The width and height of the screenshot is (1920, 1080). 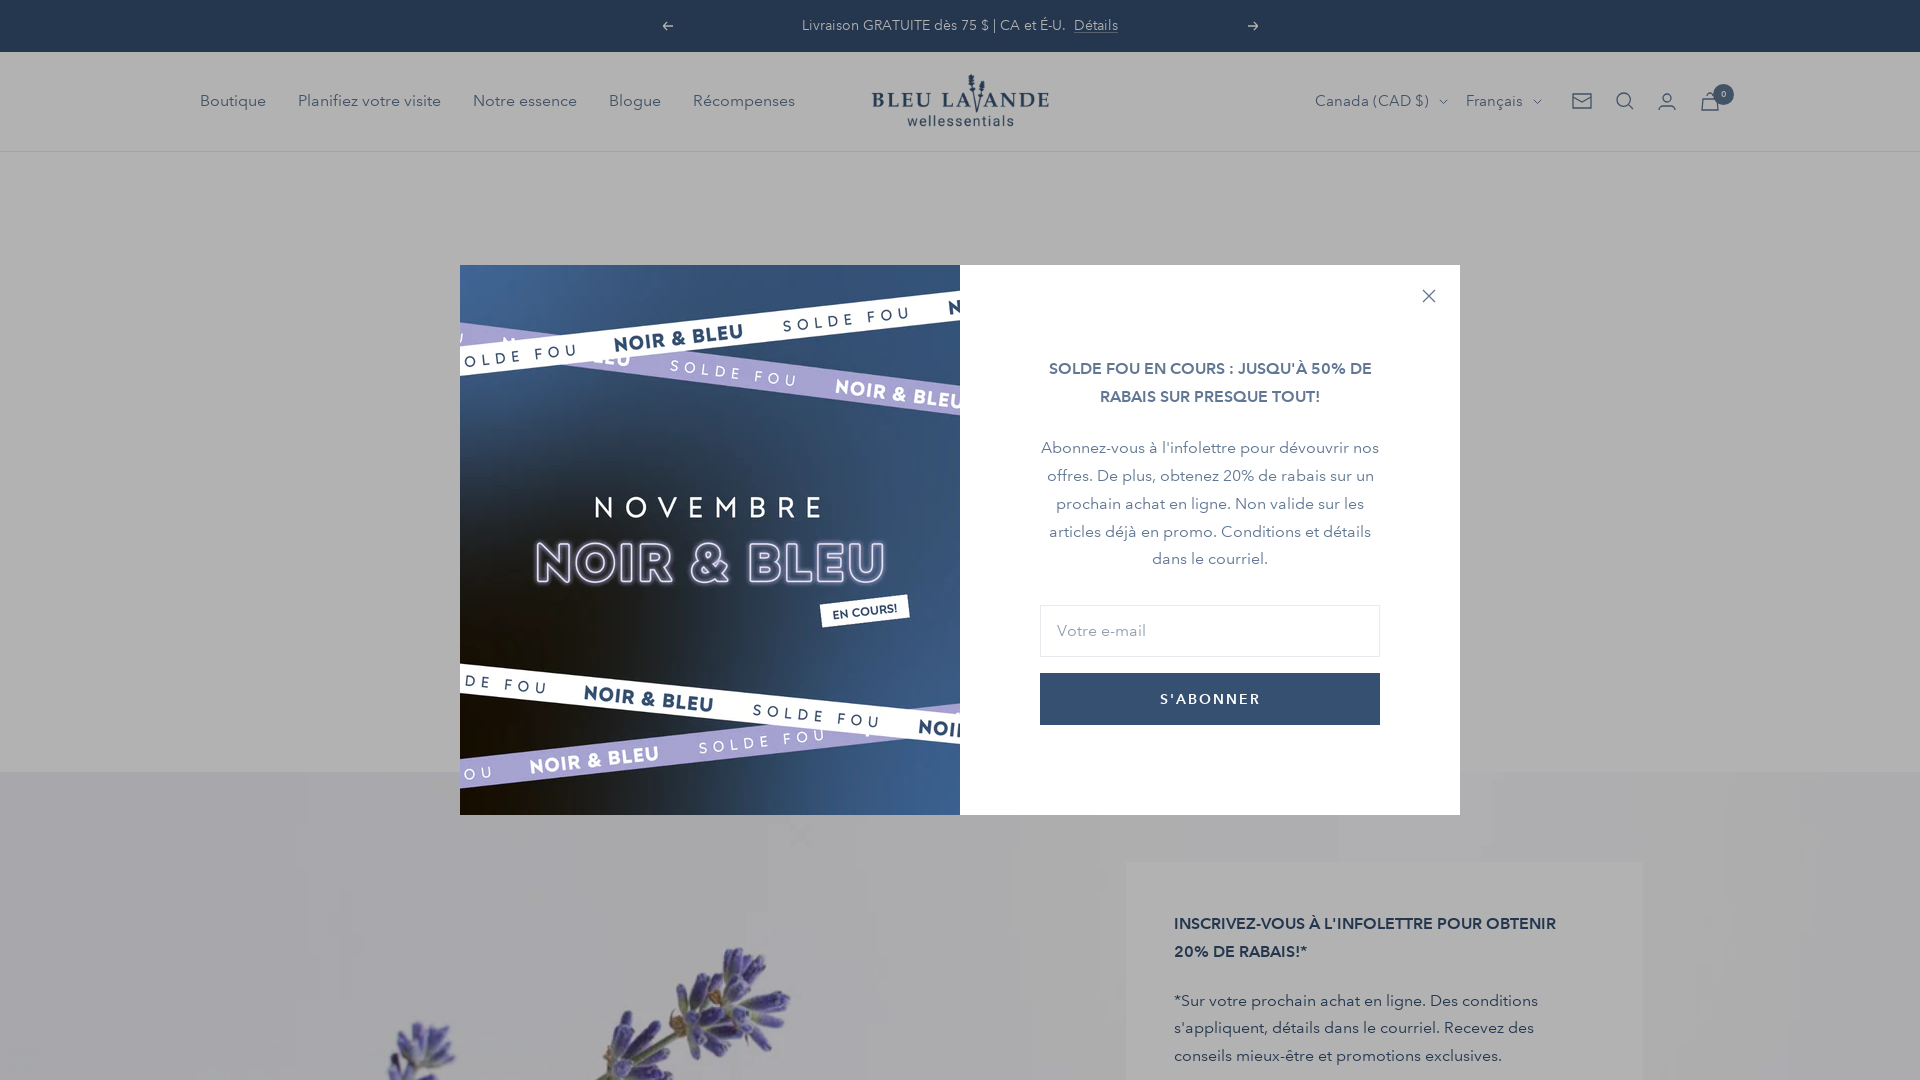 I want to click on 'Fermer', so click(x=1428, y=296).